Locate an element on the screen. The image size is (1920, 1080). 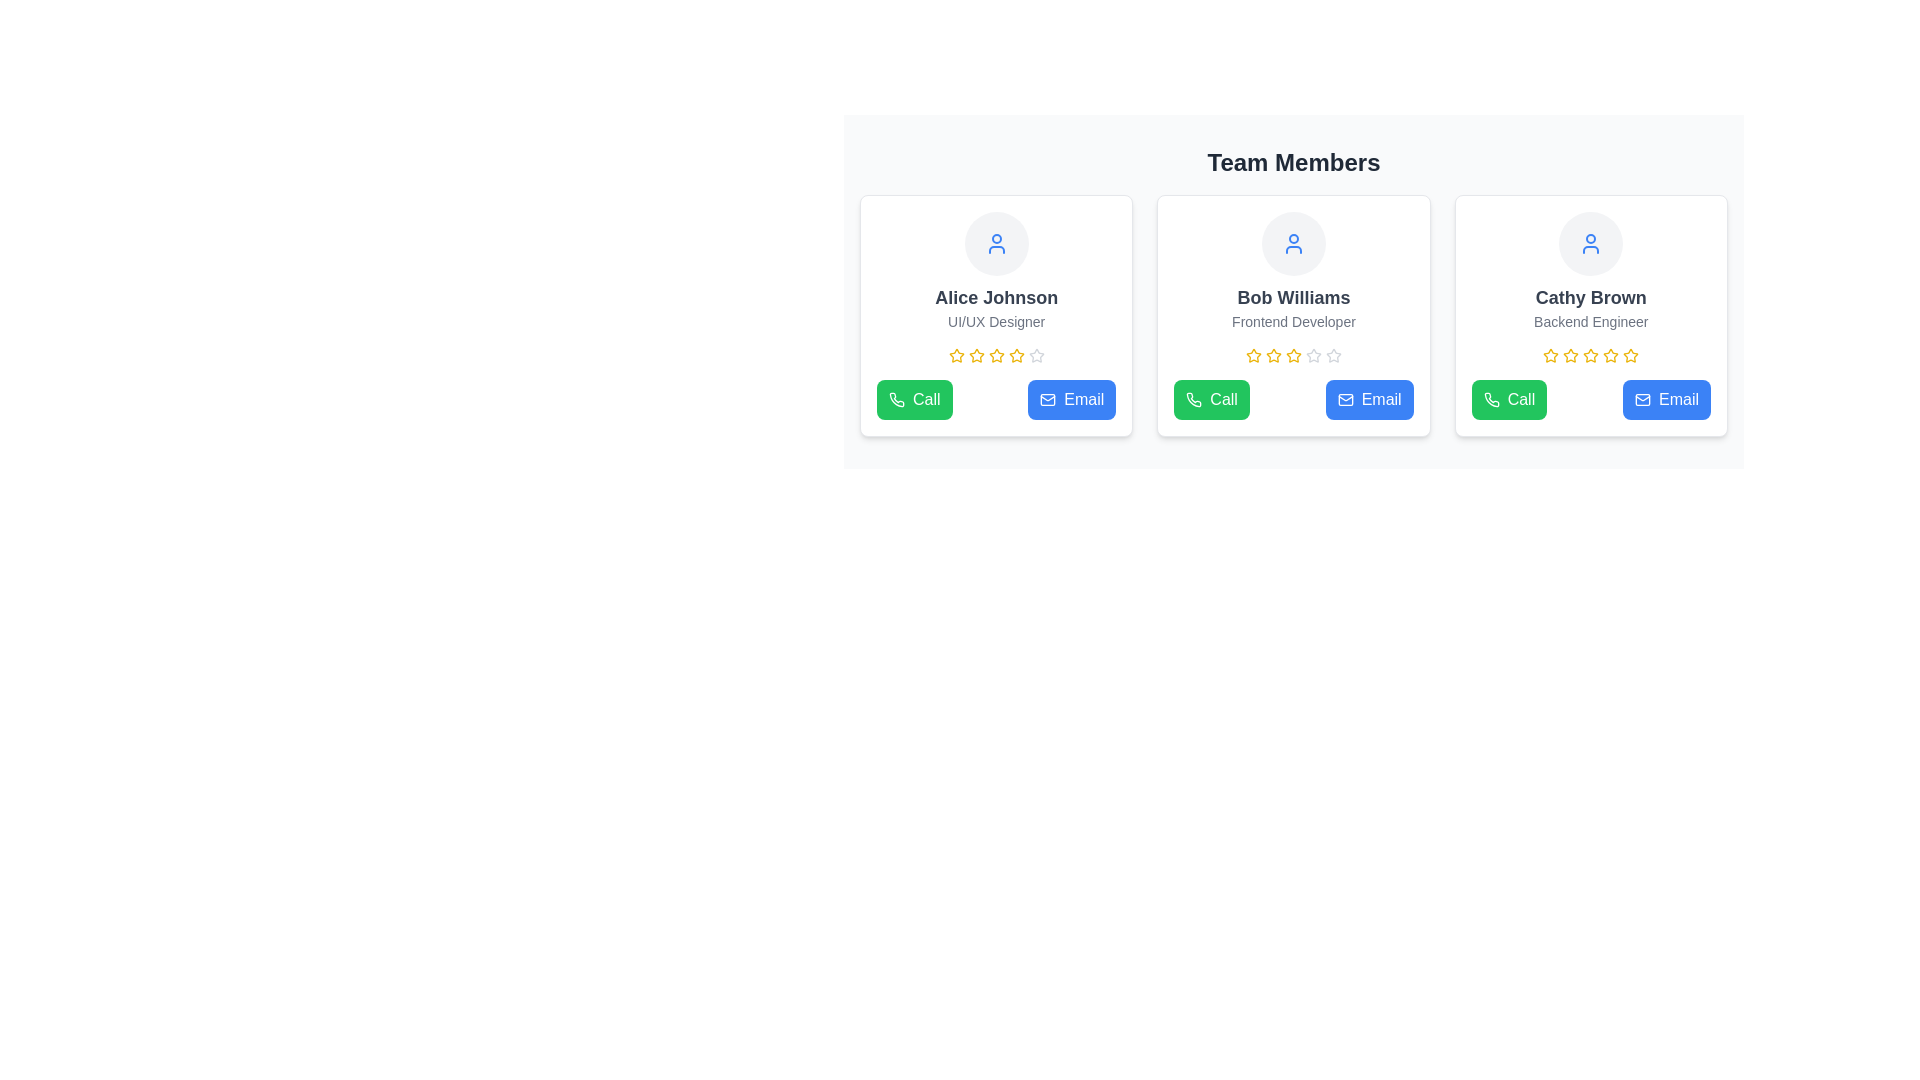
the green 'Call' button containing the small green phone icon for 'Bob Williams' on the team overview page is located at coordinates (1194, 400).